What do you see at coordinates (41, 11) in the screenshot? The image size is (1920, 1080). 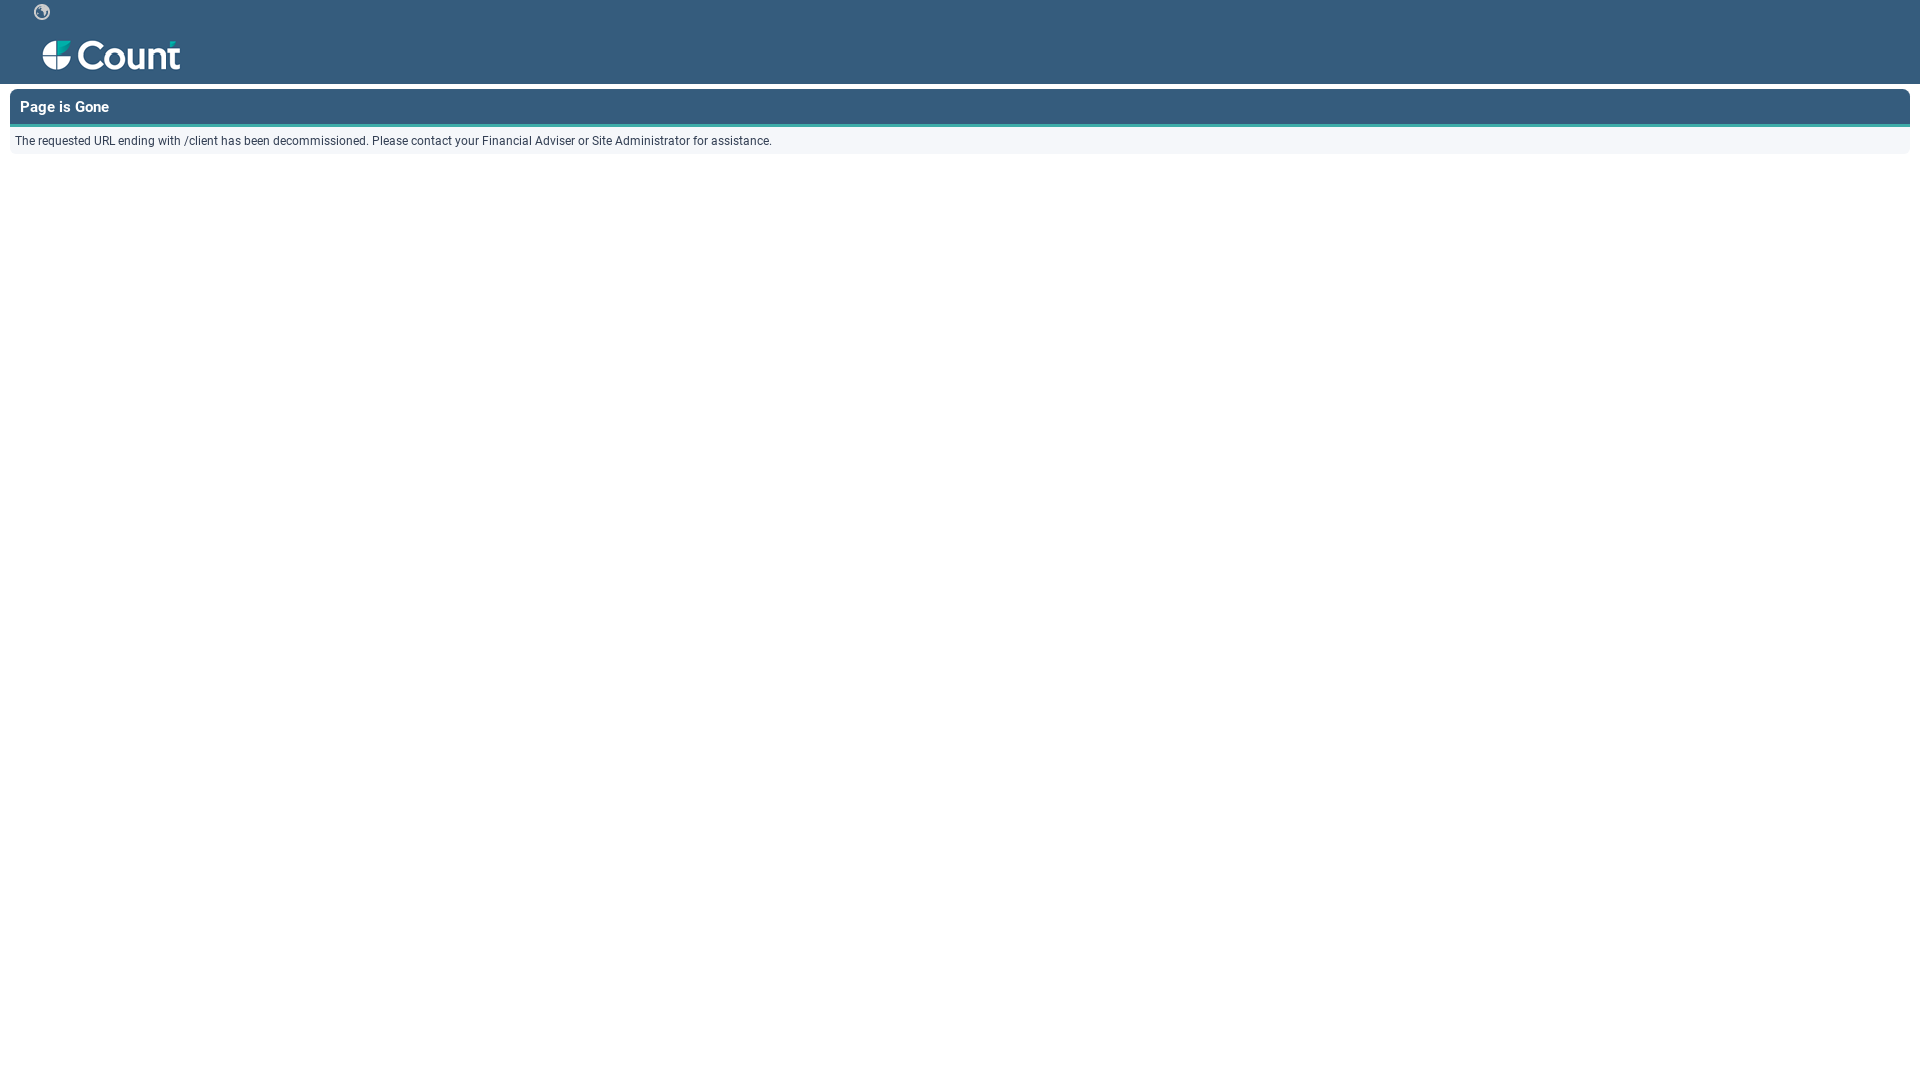 I see `' '` at bounding box center [41, 11].